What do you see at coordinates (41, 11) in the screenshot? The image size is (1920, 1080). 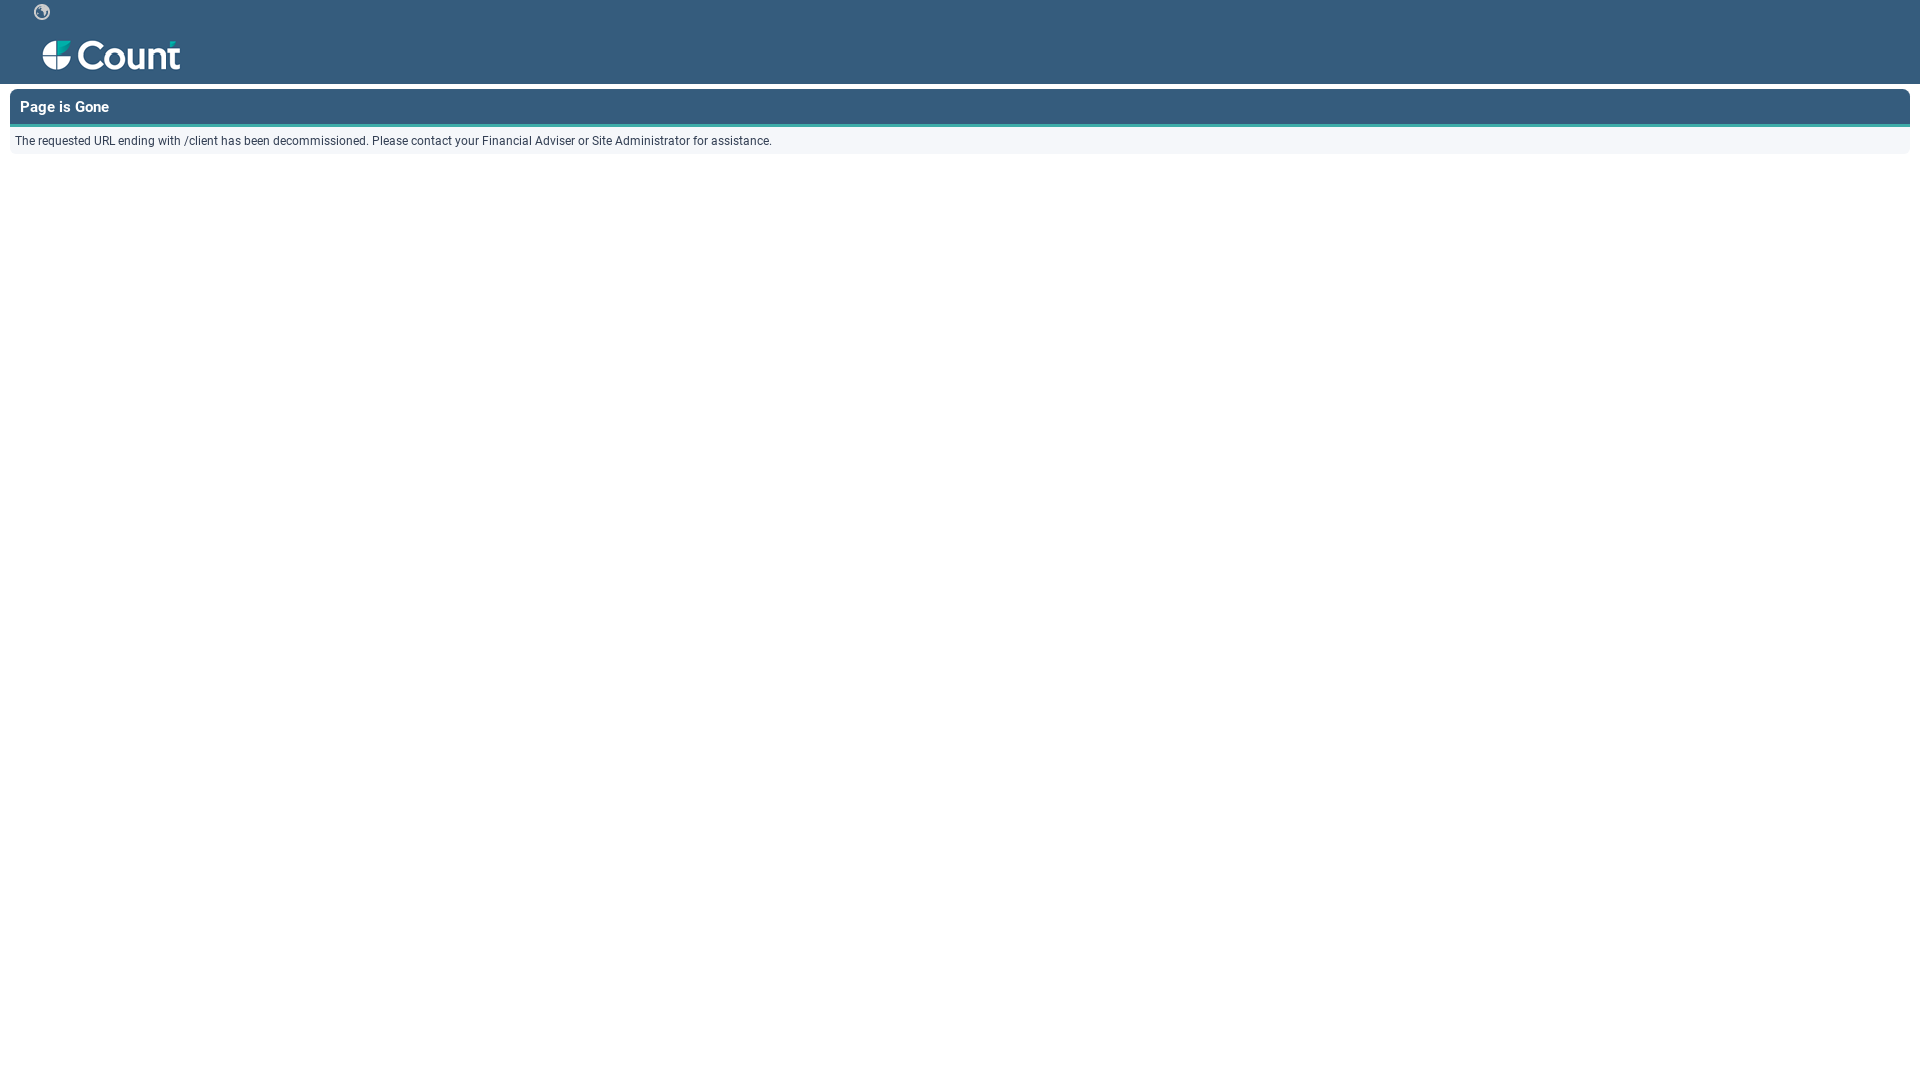 I see `' '` at bounding box center [41, 11].